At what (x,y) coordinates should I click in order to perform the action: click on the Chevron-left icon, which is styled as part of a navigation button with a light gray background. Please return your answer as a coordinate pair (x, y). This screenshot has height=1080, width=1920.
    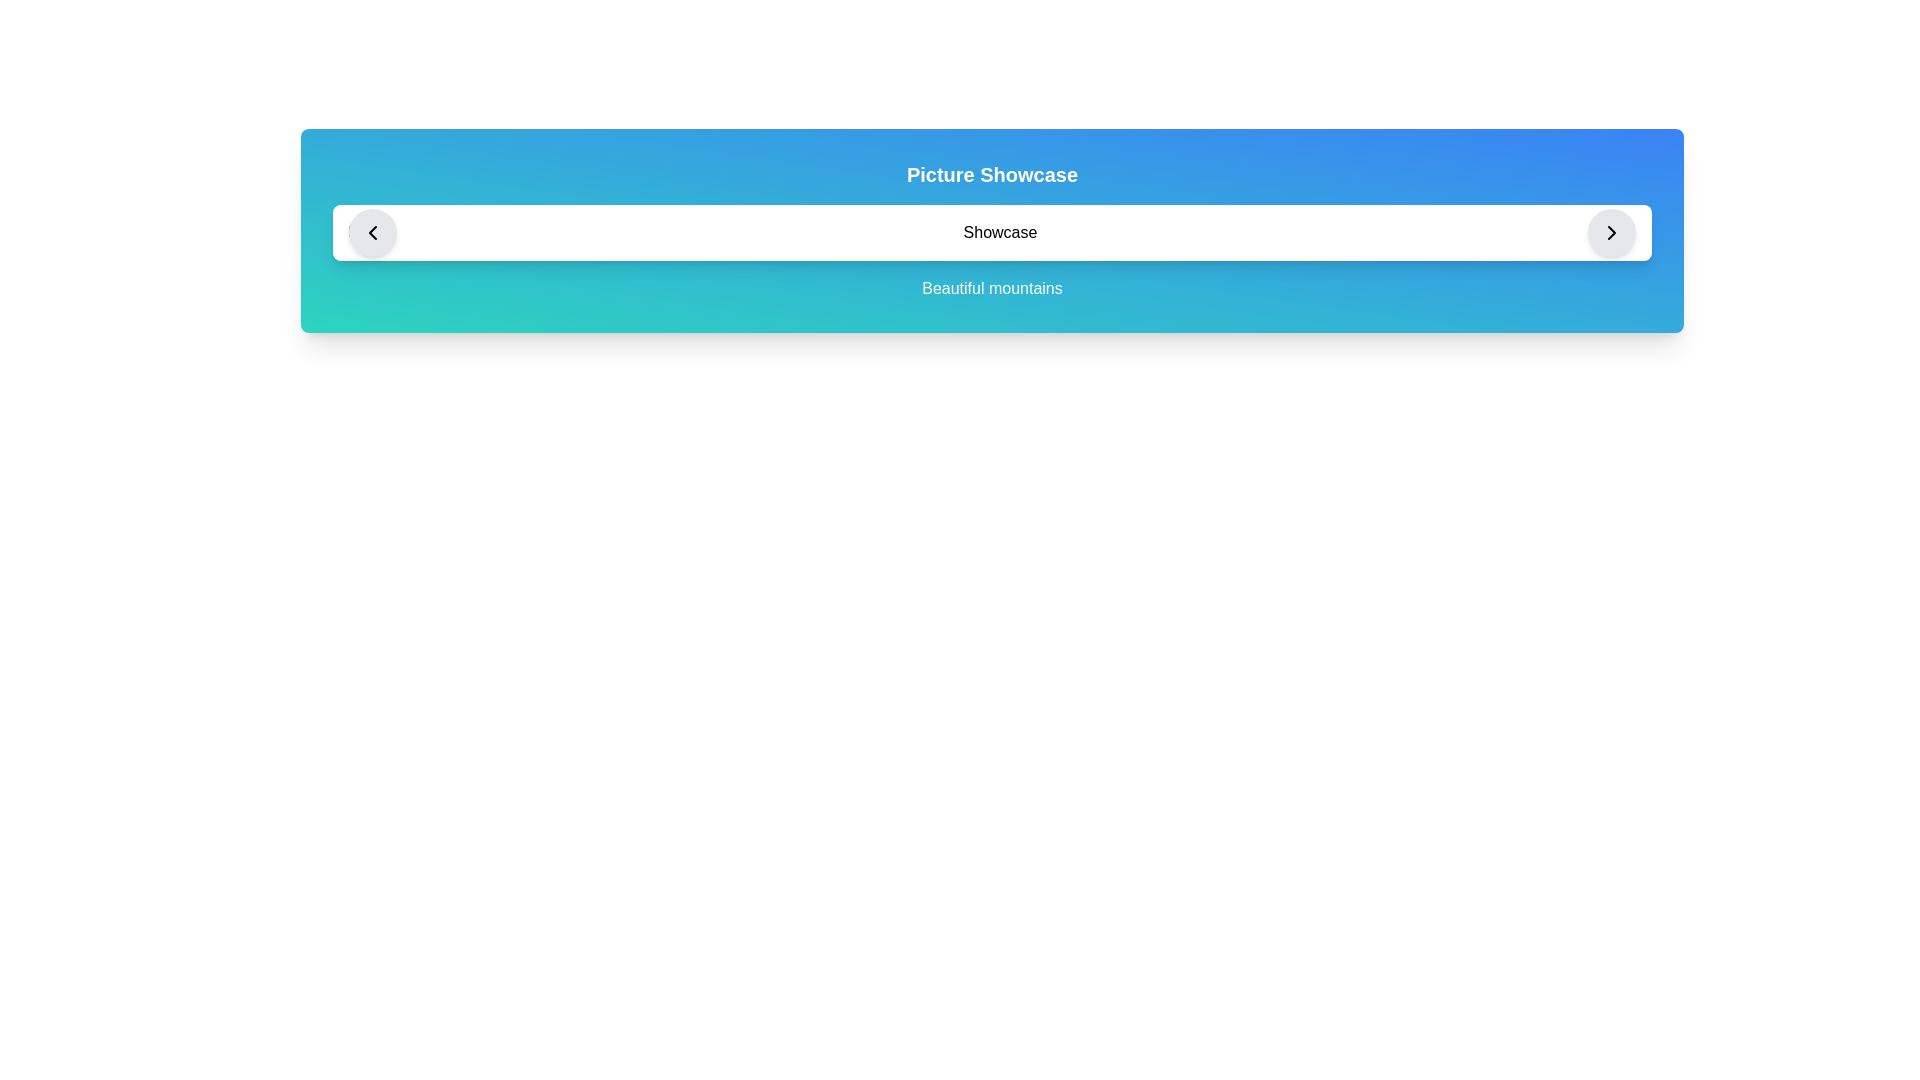
    Looking at the image, I should click on (373, 231).